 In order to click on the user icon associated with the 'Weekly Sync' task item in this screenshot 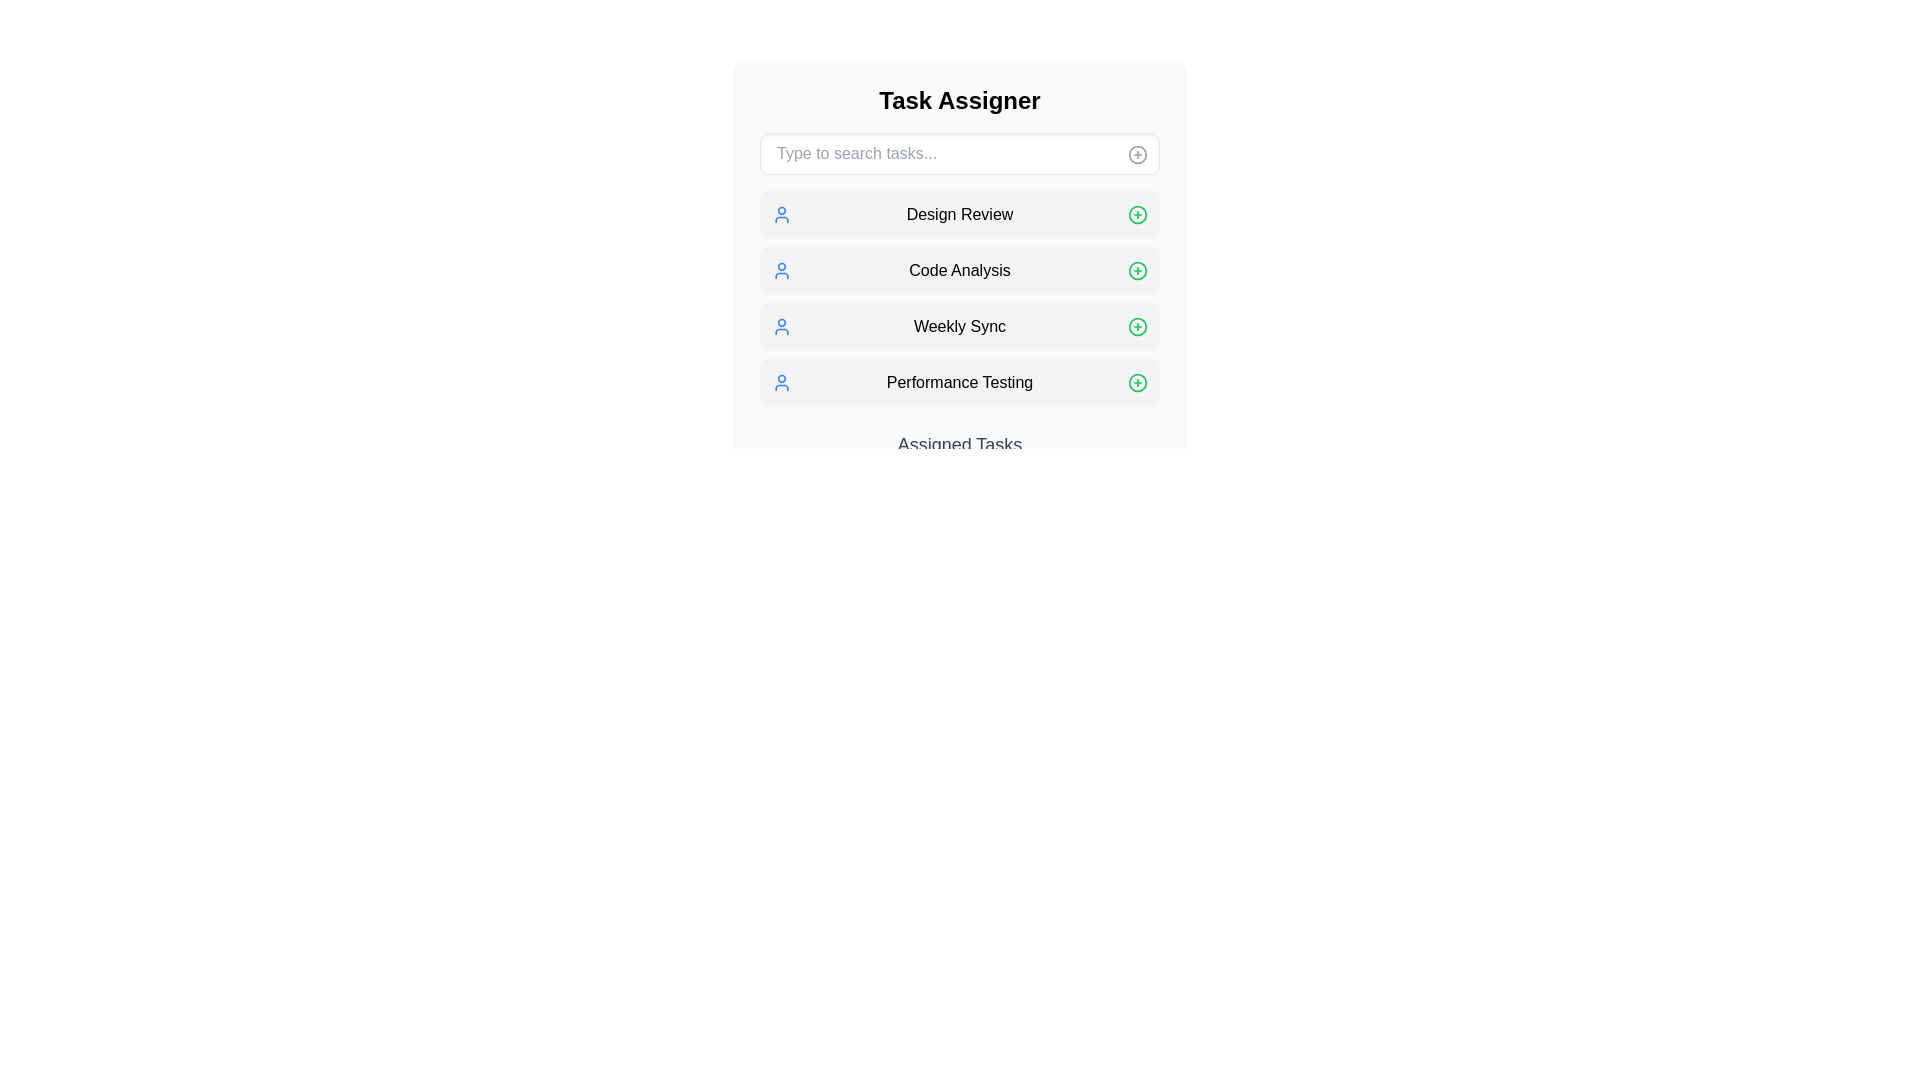, I will do `click(781, 326)`.